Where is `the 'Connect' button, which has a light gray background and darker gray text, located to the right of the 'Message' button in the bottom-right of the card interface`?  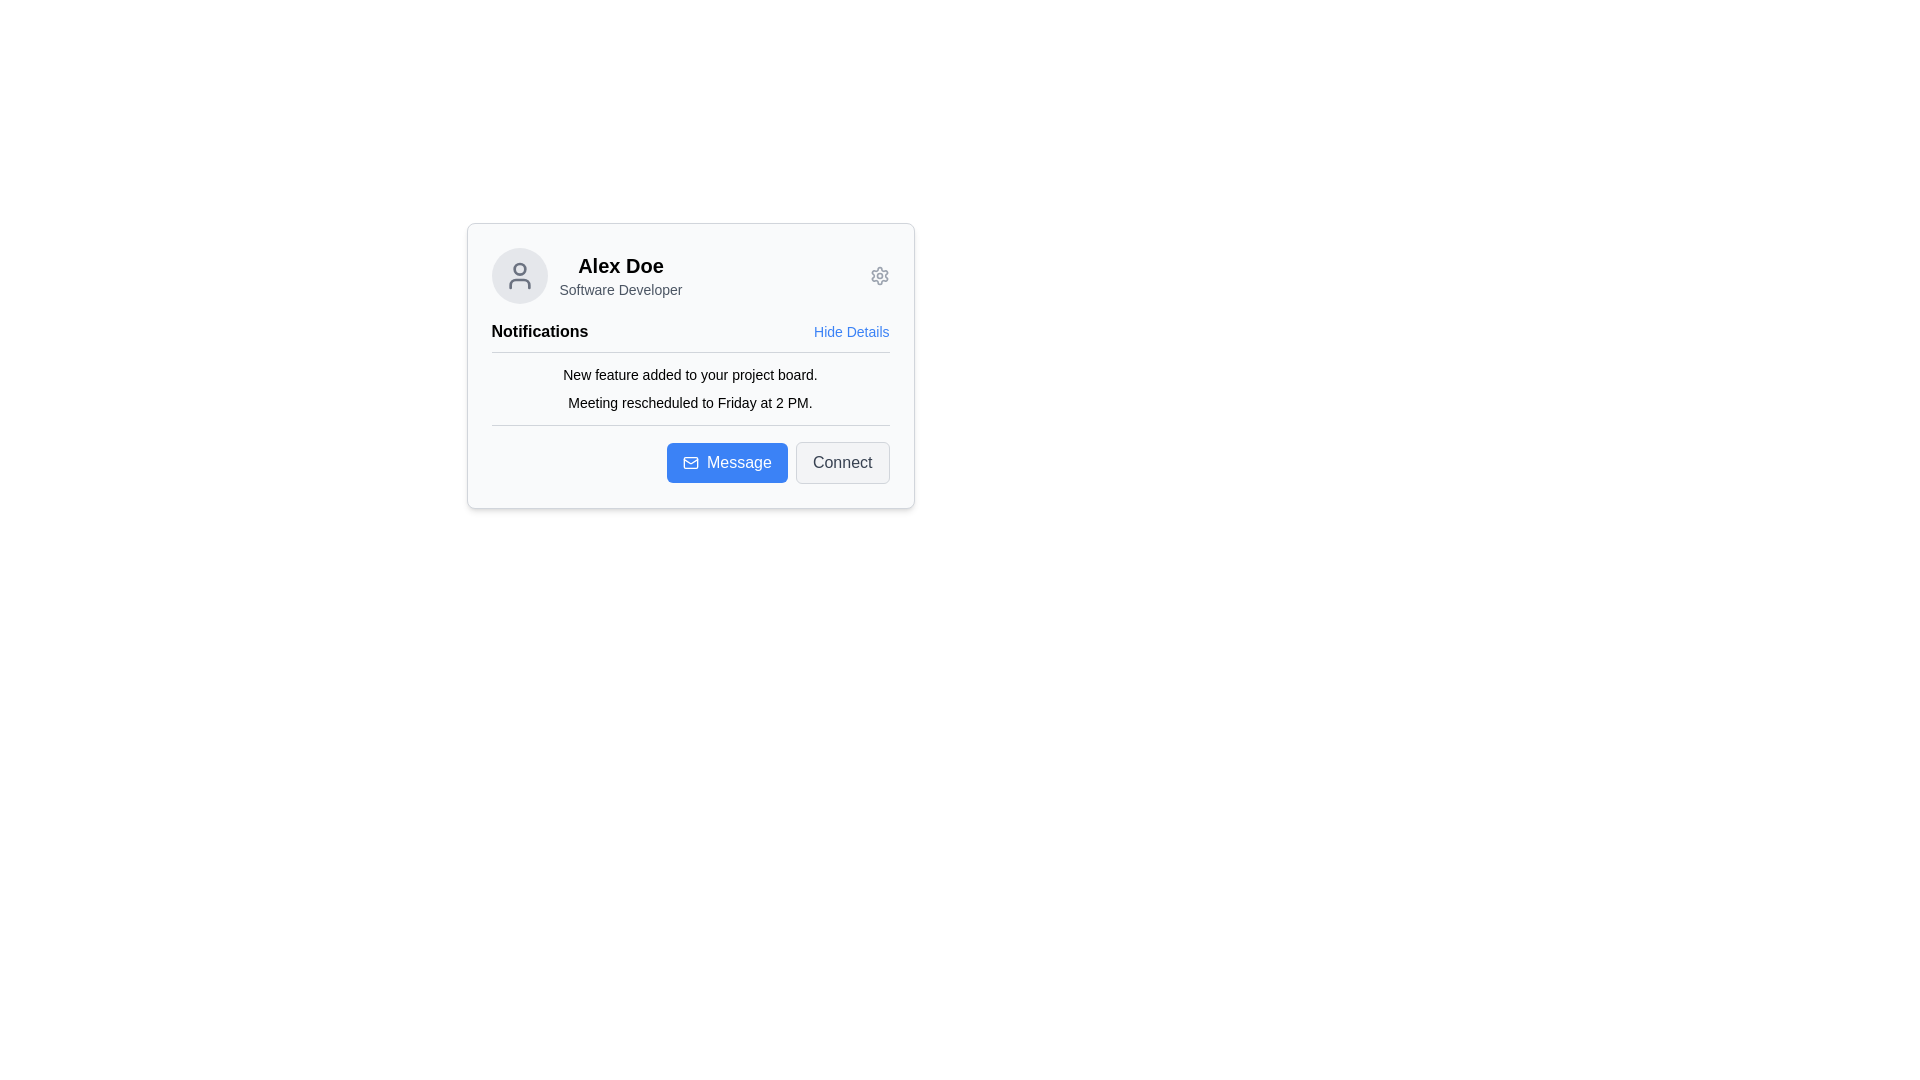 the 'Connect' button, which has a light gray background and darker gray text, located to the right of the 'Message' button in the bottom-right of the card interface is located at coordinates (842, 462).